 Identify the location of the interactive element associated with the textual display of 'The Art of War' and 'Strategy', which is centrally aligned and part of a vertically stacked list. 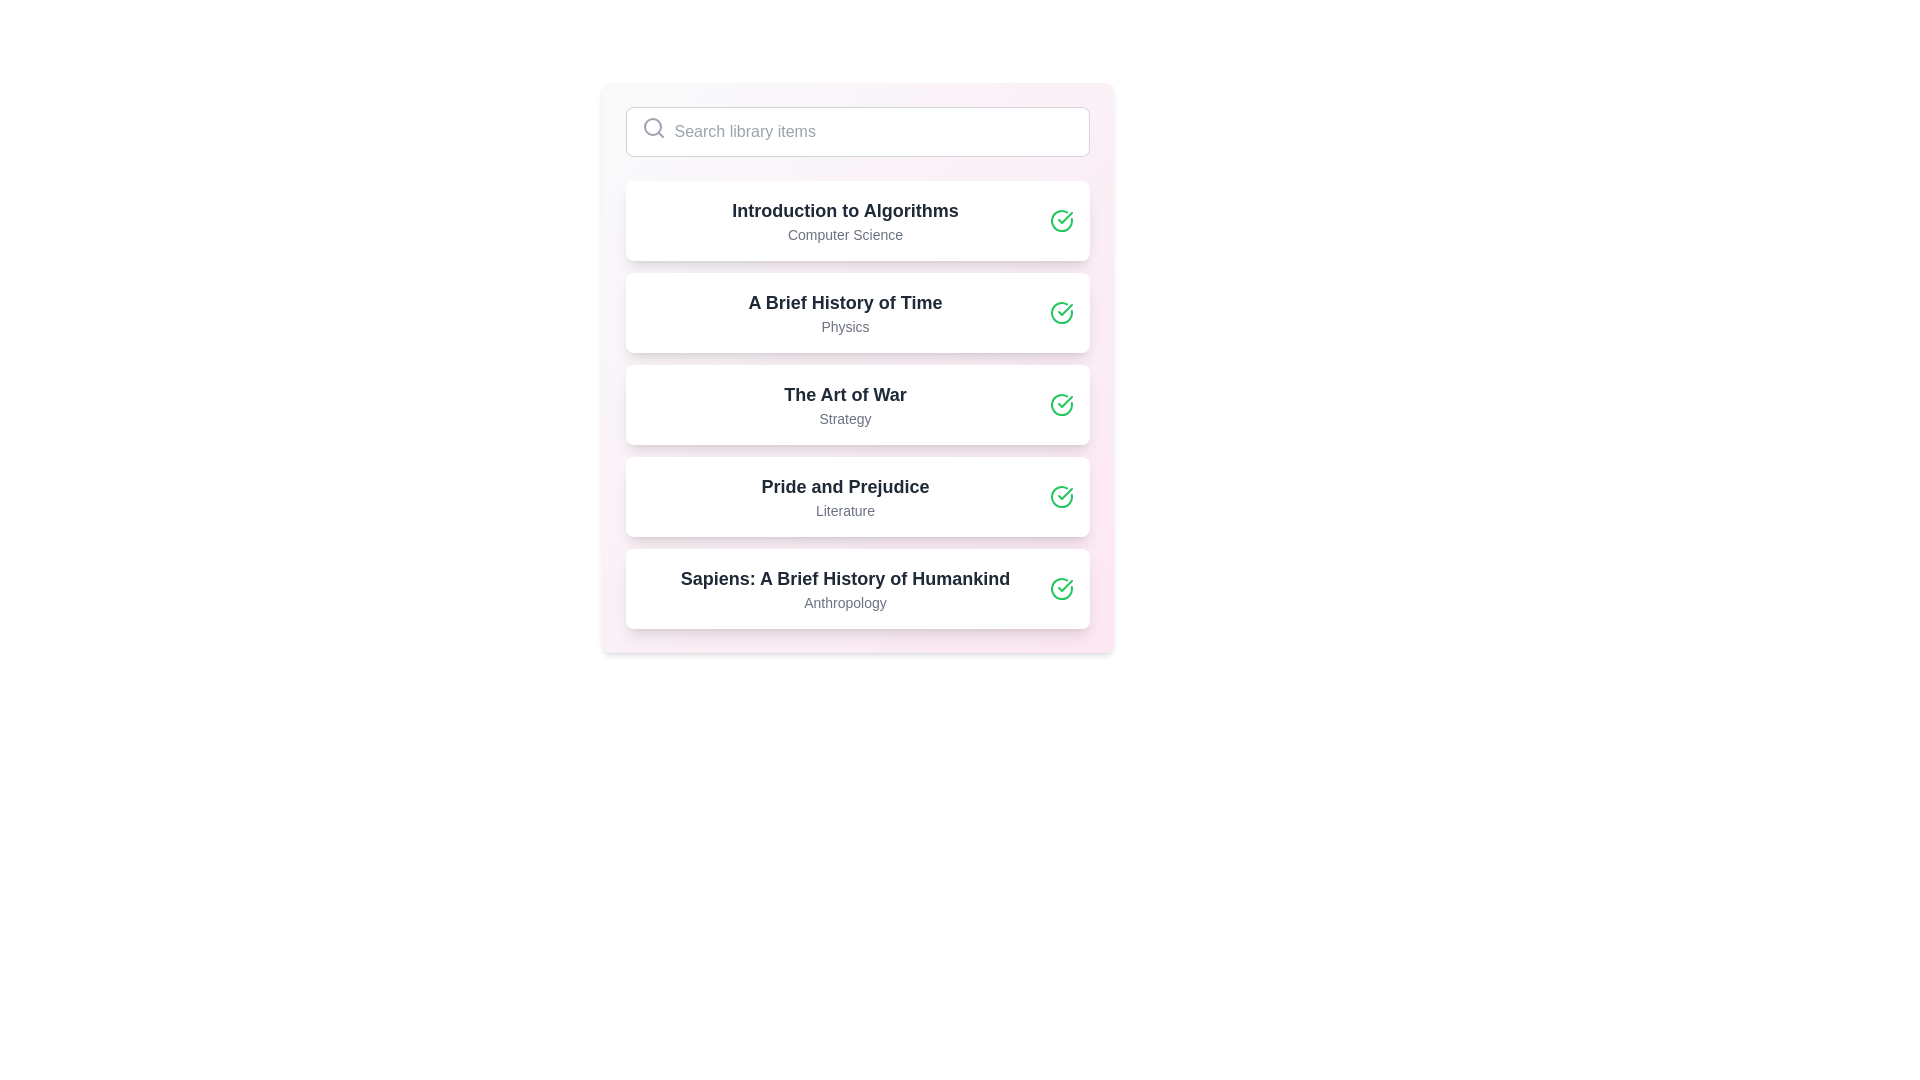
(845, 405).